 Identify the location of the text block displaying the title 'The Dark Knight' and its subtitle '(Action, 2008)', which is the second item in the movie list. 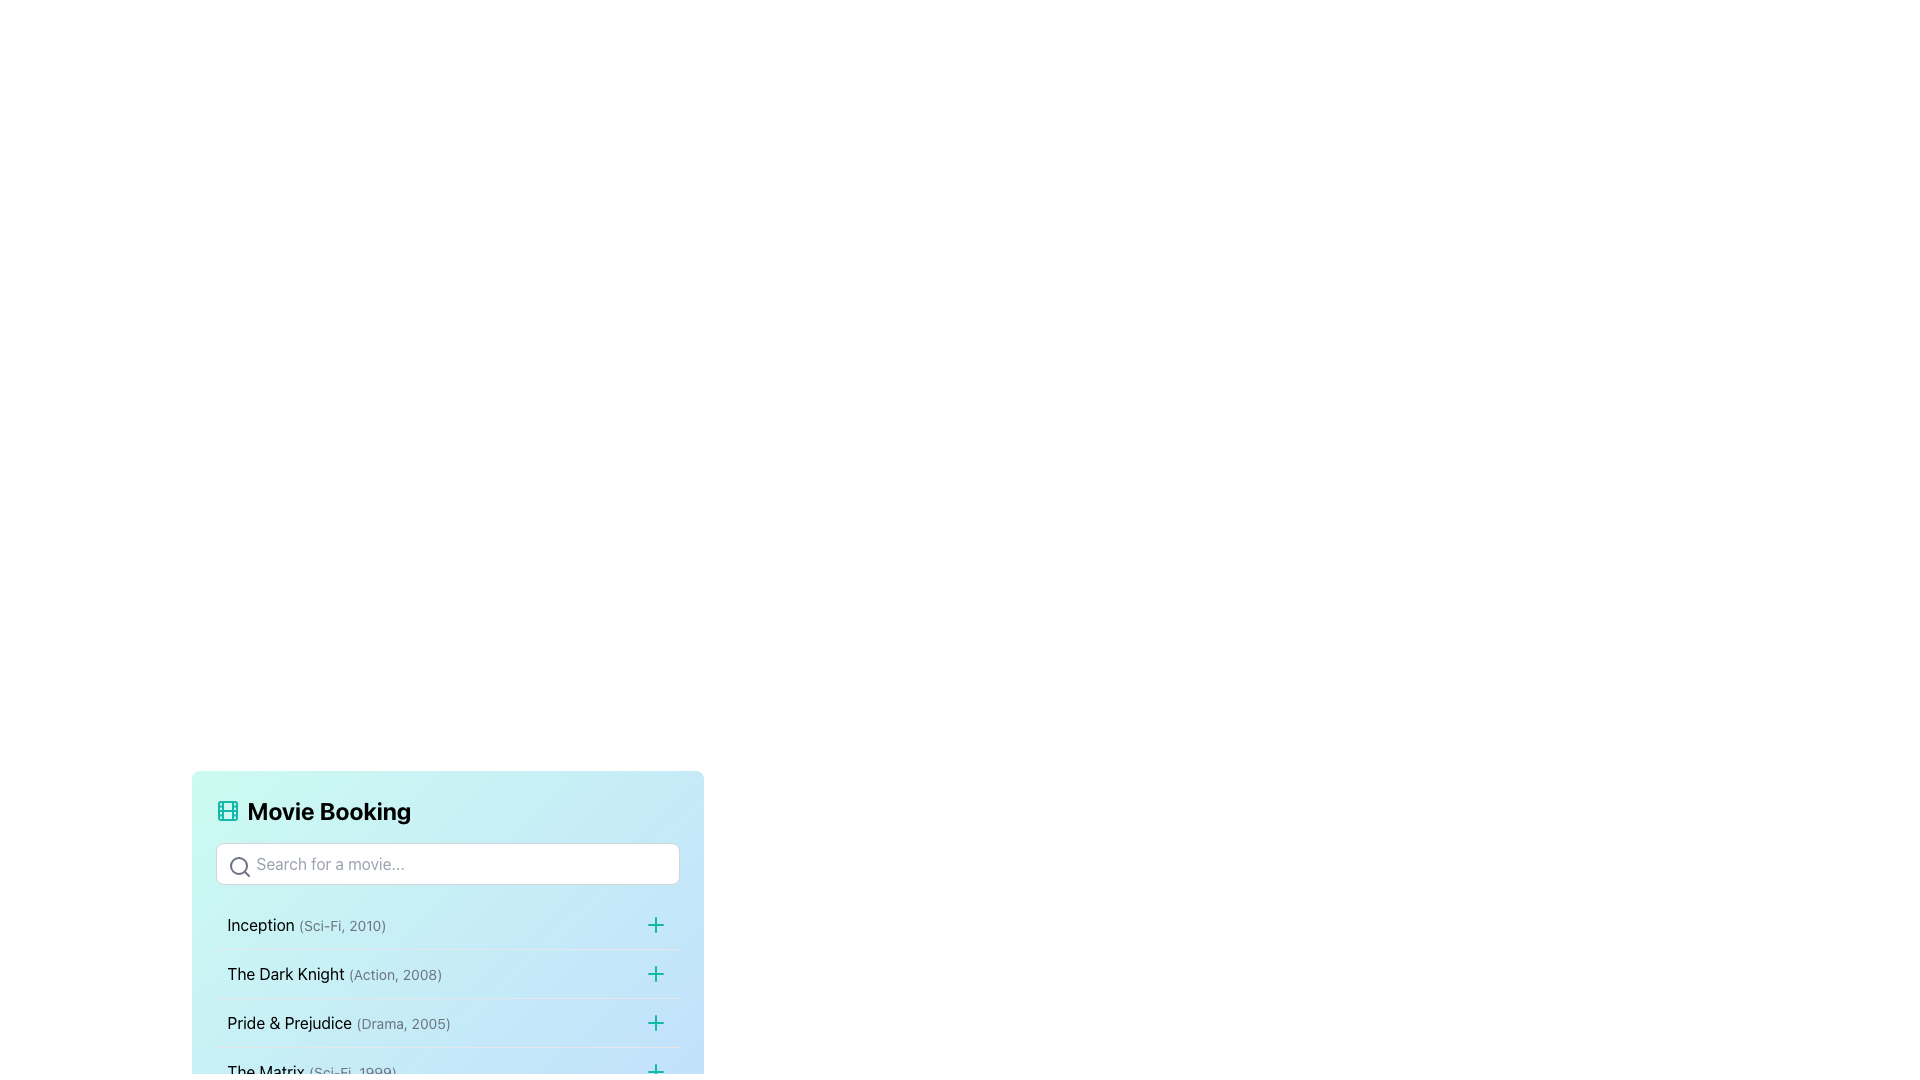
(335, 973).